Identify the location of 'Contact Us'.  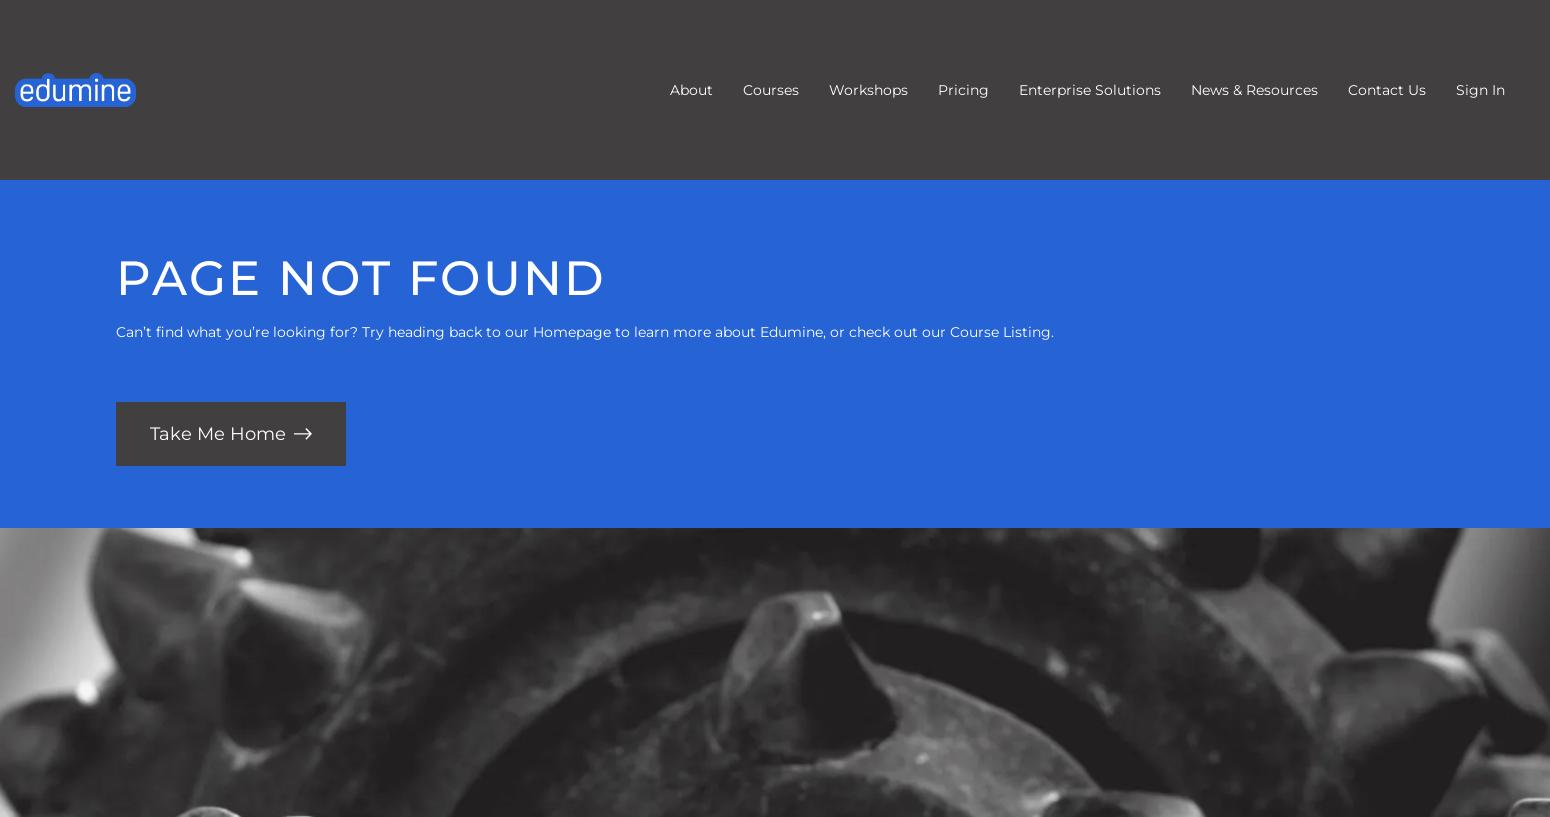
(1386, 90).